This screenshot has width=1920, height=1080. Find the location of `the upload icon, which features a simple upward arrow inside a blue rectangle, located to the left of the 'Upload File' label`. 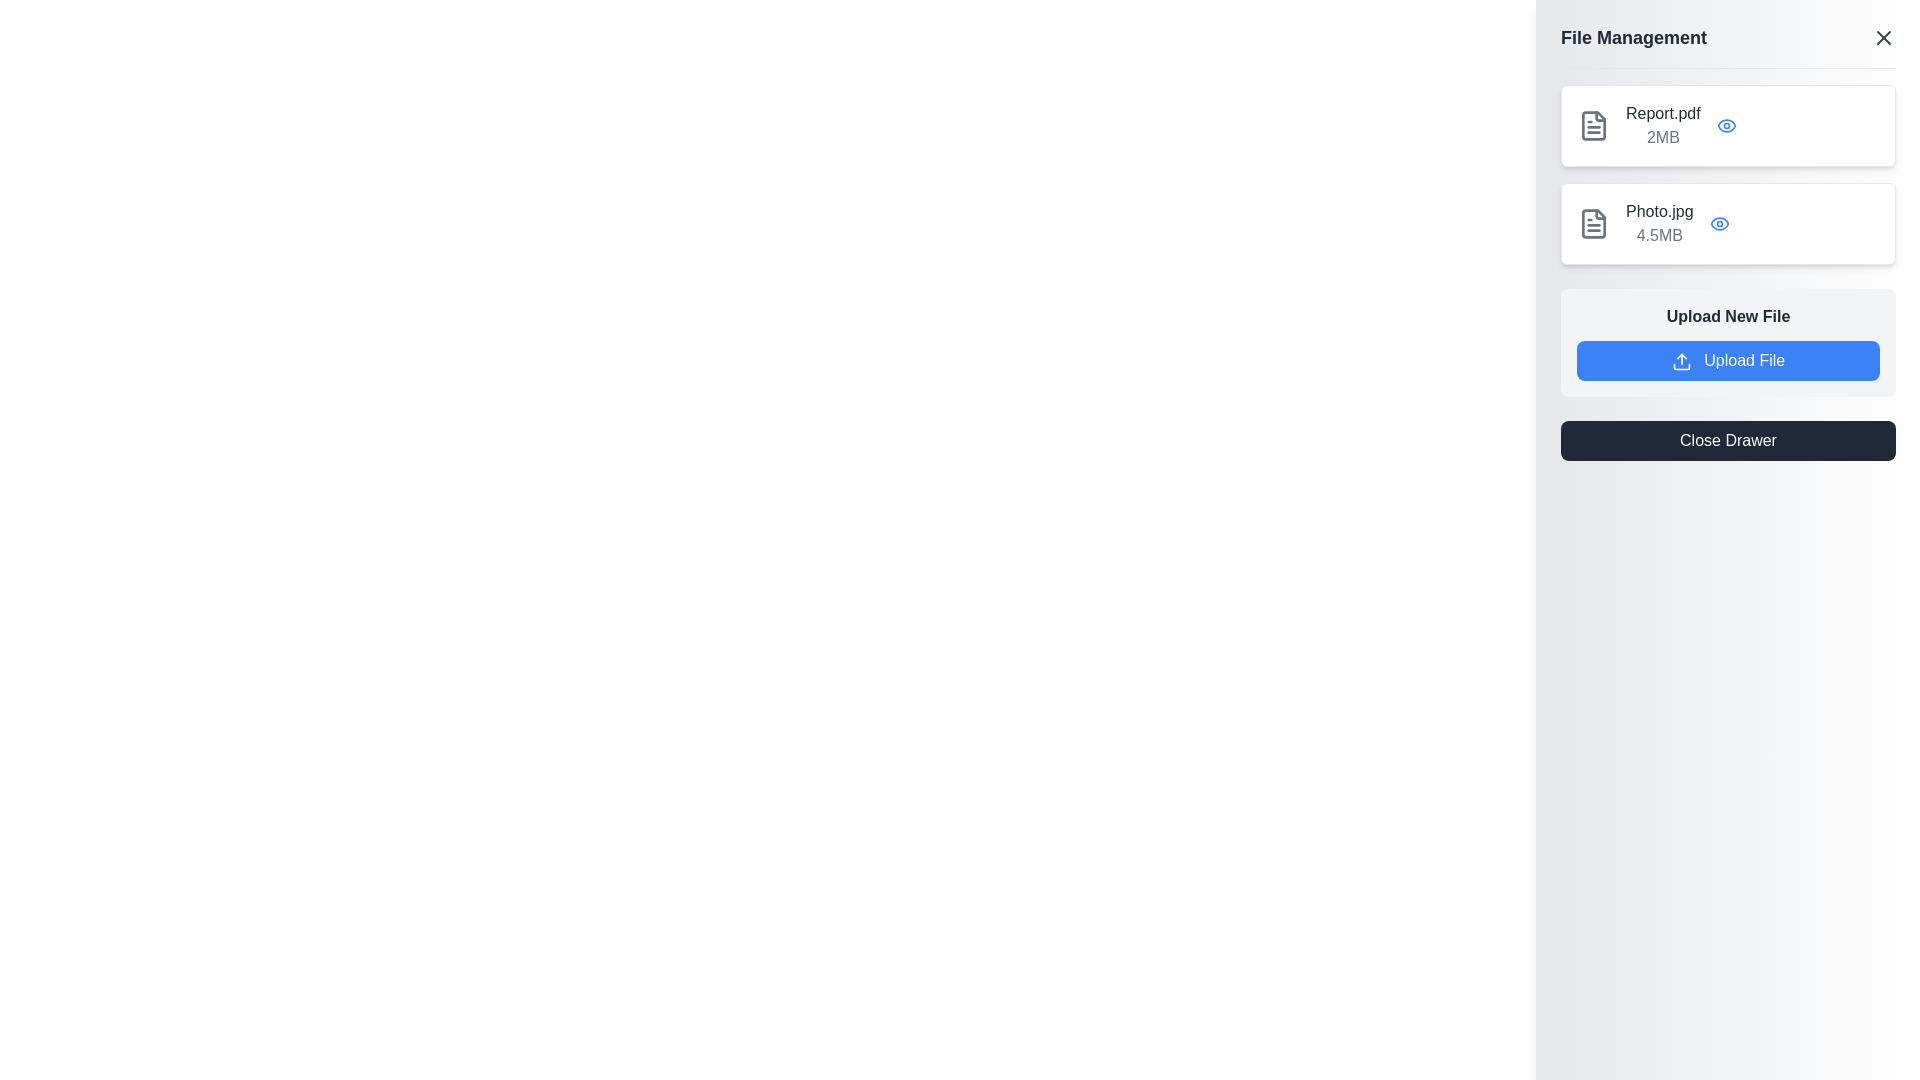

the upload icon, which features a simple upward arrow inside a blue rectangle, located to the left of the 'Upload File' label is located at coordinates (1680, 361).